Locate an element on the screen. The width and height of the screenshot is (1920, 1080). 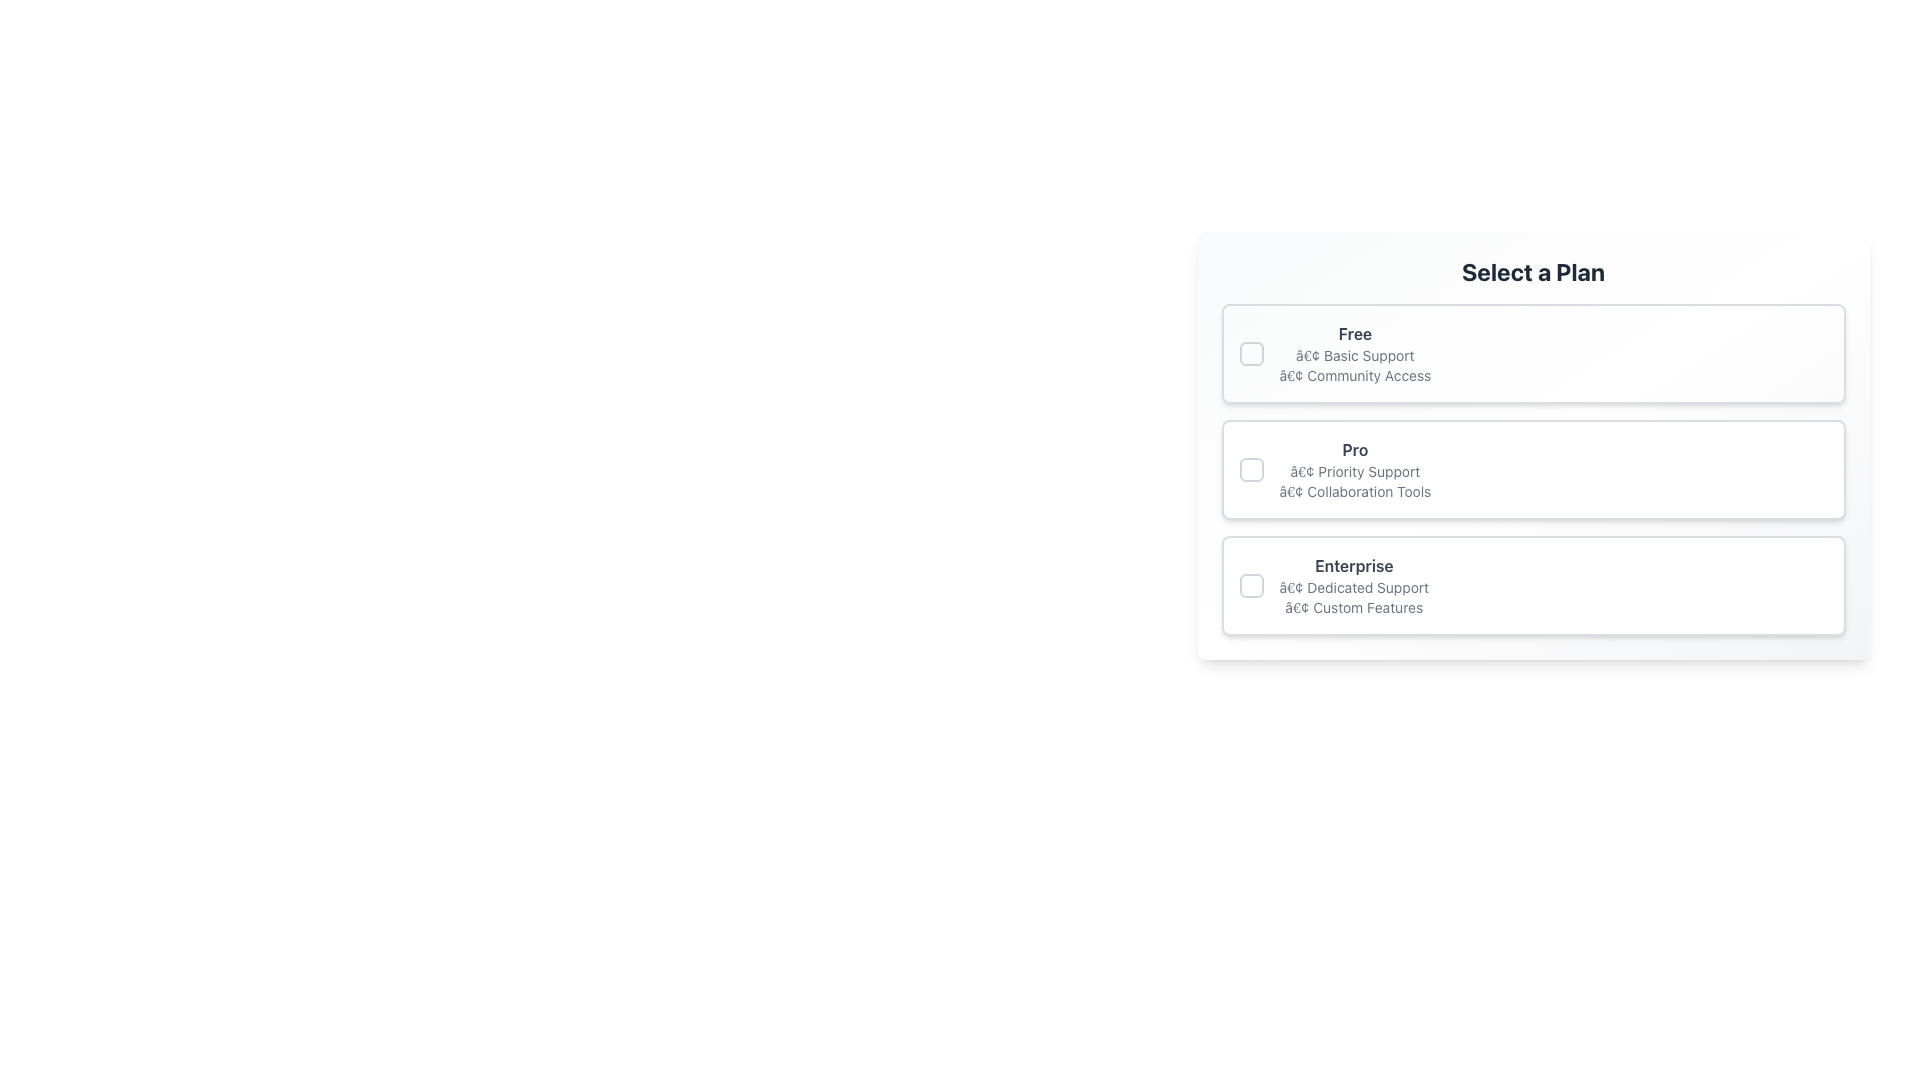
the text element that provides supportive information for the 'Enterprise' plan option, located within the 'Enterprise' plan card, just below the title and above the checkbox is located at coordinates (1354, 596).